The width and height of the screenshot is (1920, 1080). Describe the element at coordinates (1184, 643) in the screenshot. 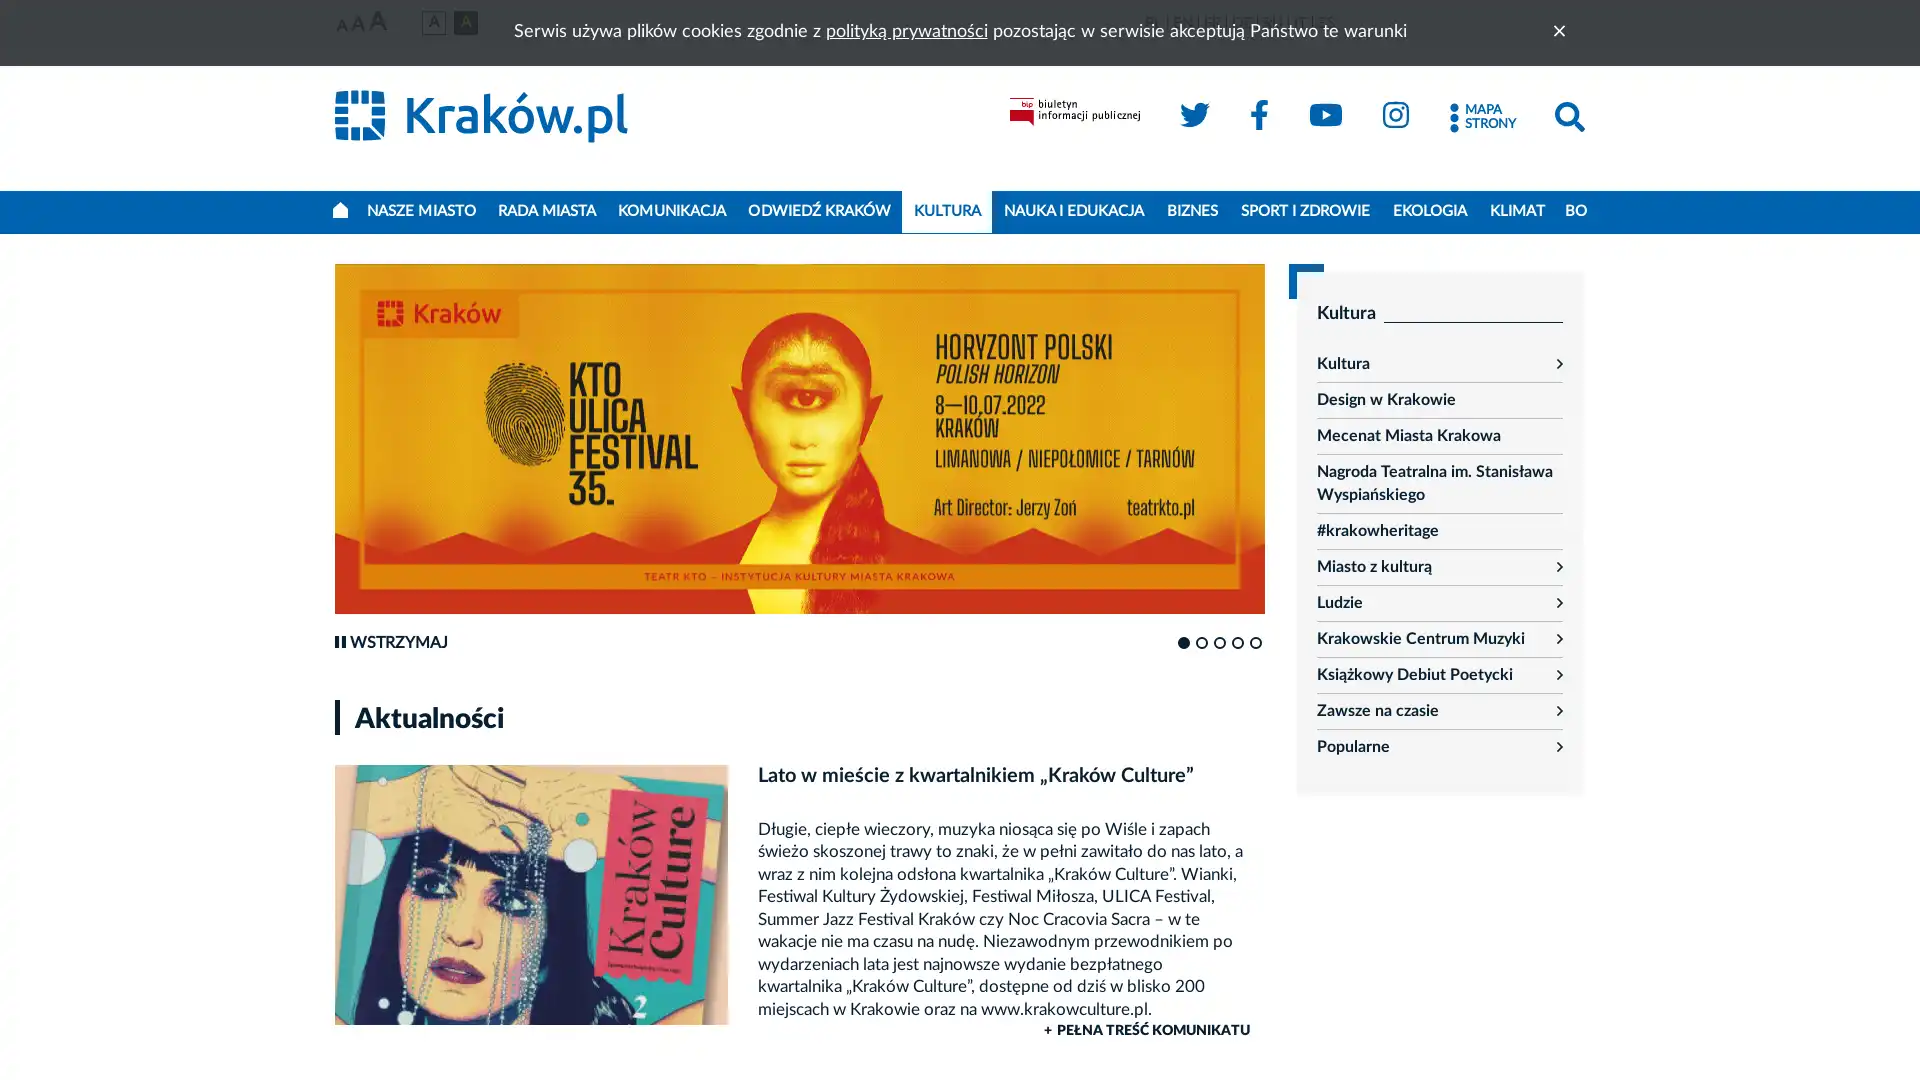

I see `Go to slide 1` at that location.